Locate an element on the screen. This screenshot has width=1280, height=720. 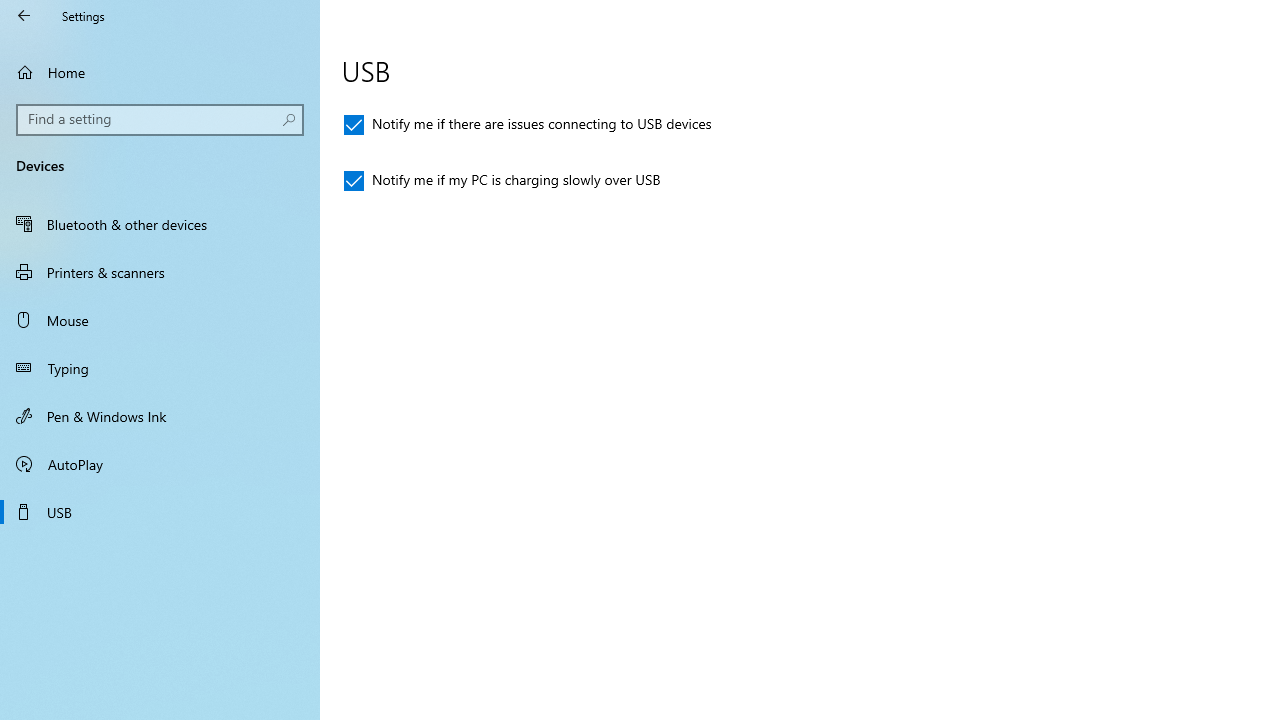
'Notify me if there are issues connecting to USB devices' is located at coordinates (528, 124).